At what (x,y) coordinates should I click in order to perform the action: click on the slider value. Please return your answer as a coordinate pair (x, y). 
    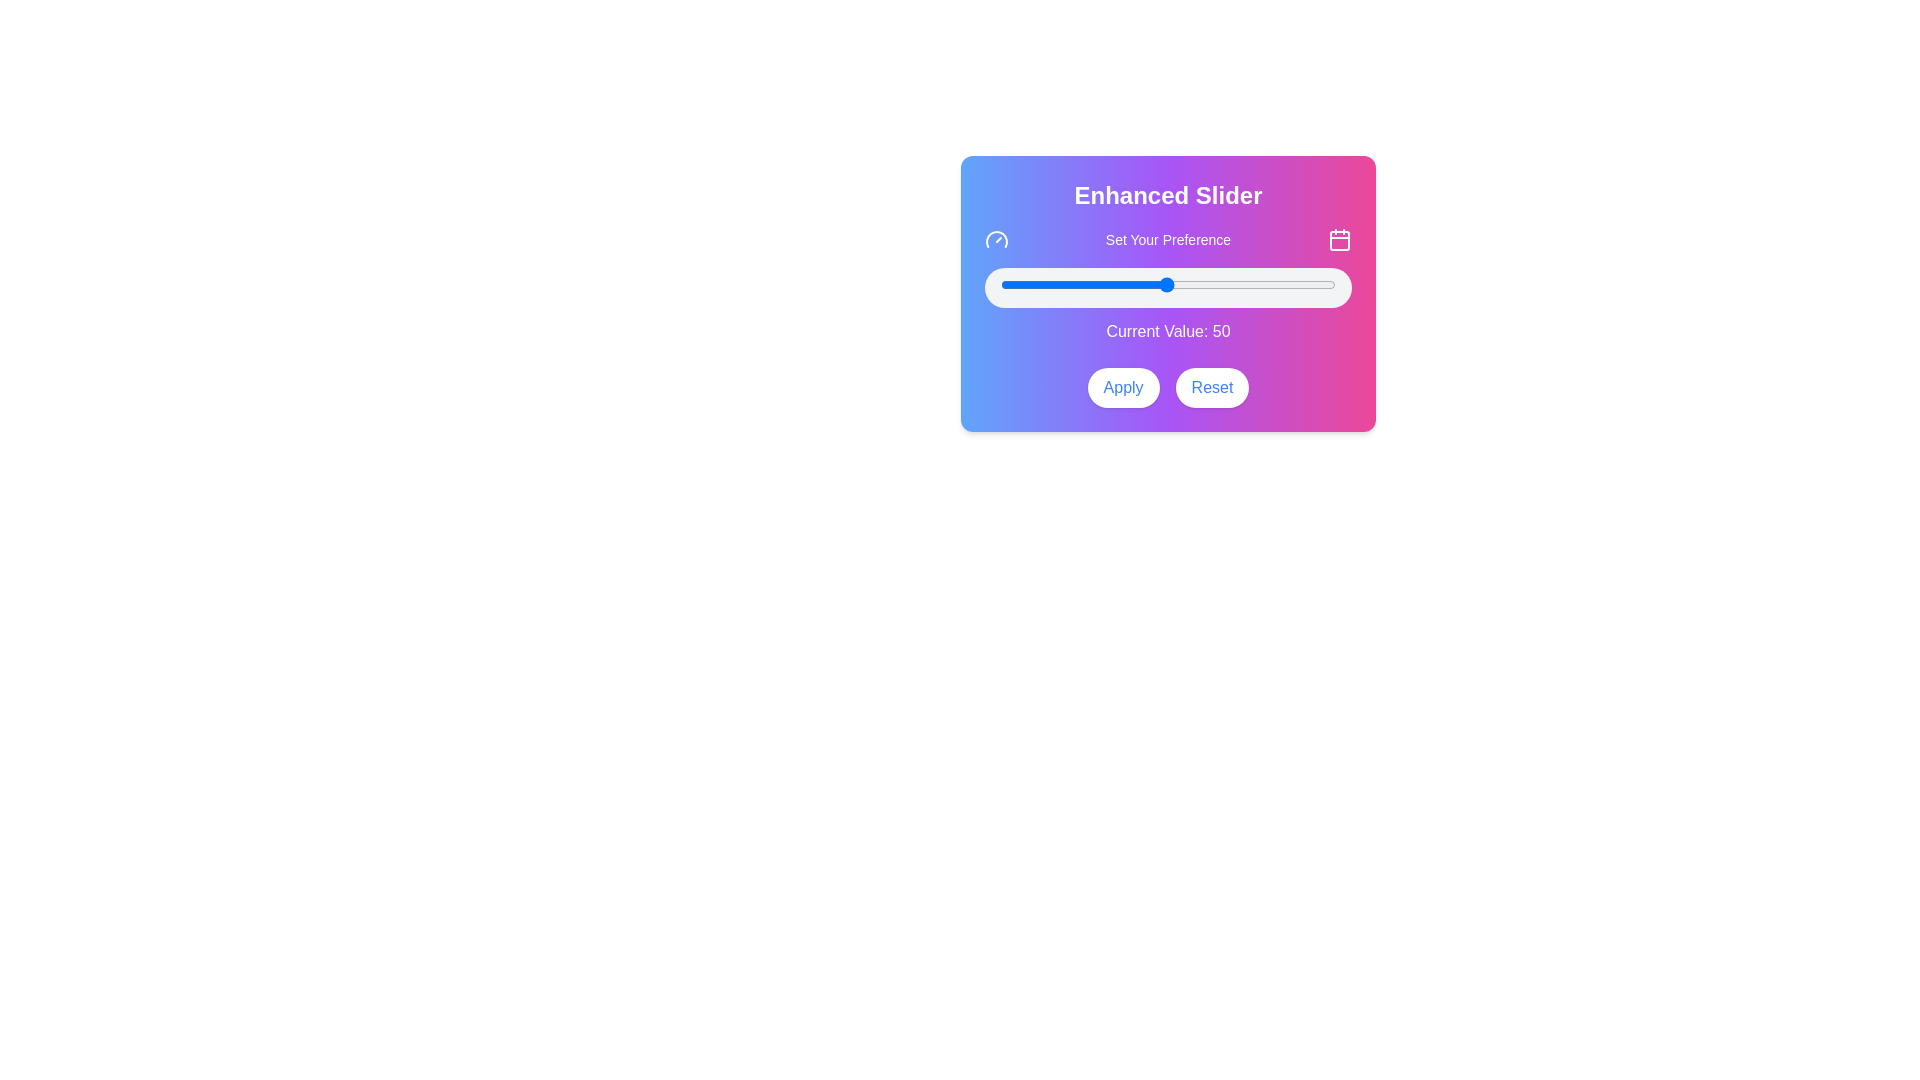
    Looking at the image, I should click on (1014, 285).